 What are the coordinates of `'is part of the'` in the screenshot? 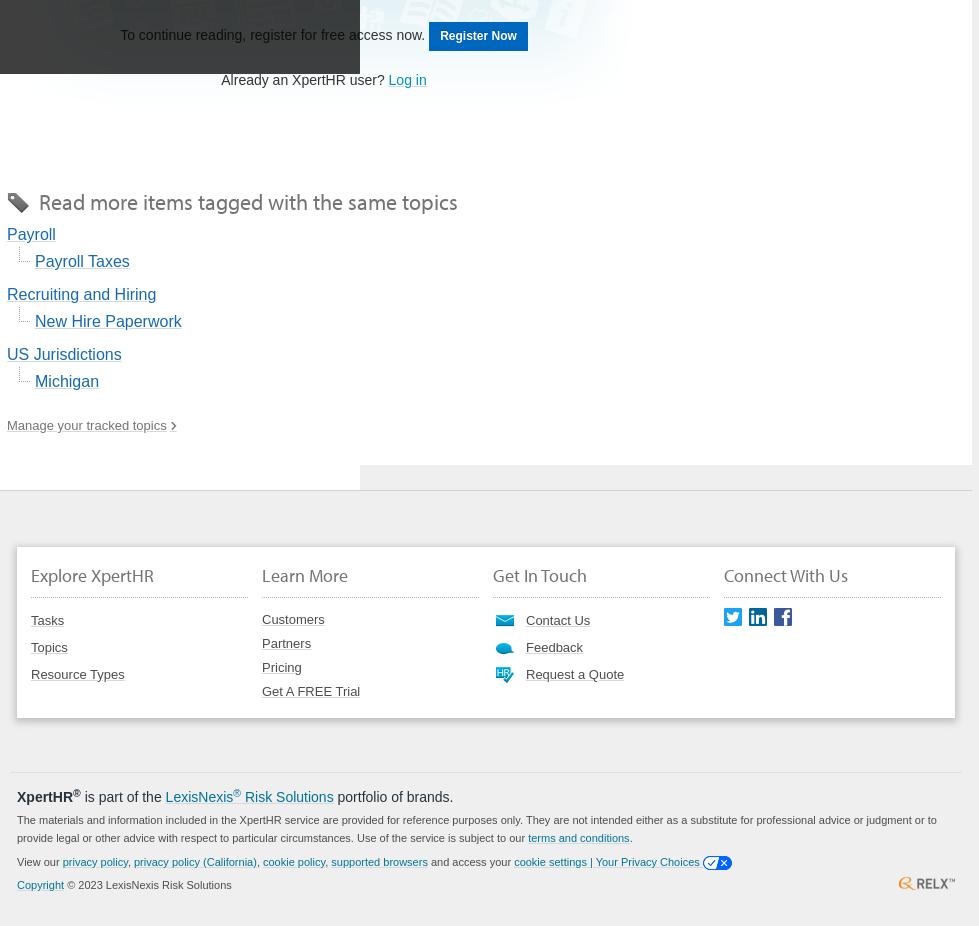 It's located at (122, 795).